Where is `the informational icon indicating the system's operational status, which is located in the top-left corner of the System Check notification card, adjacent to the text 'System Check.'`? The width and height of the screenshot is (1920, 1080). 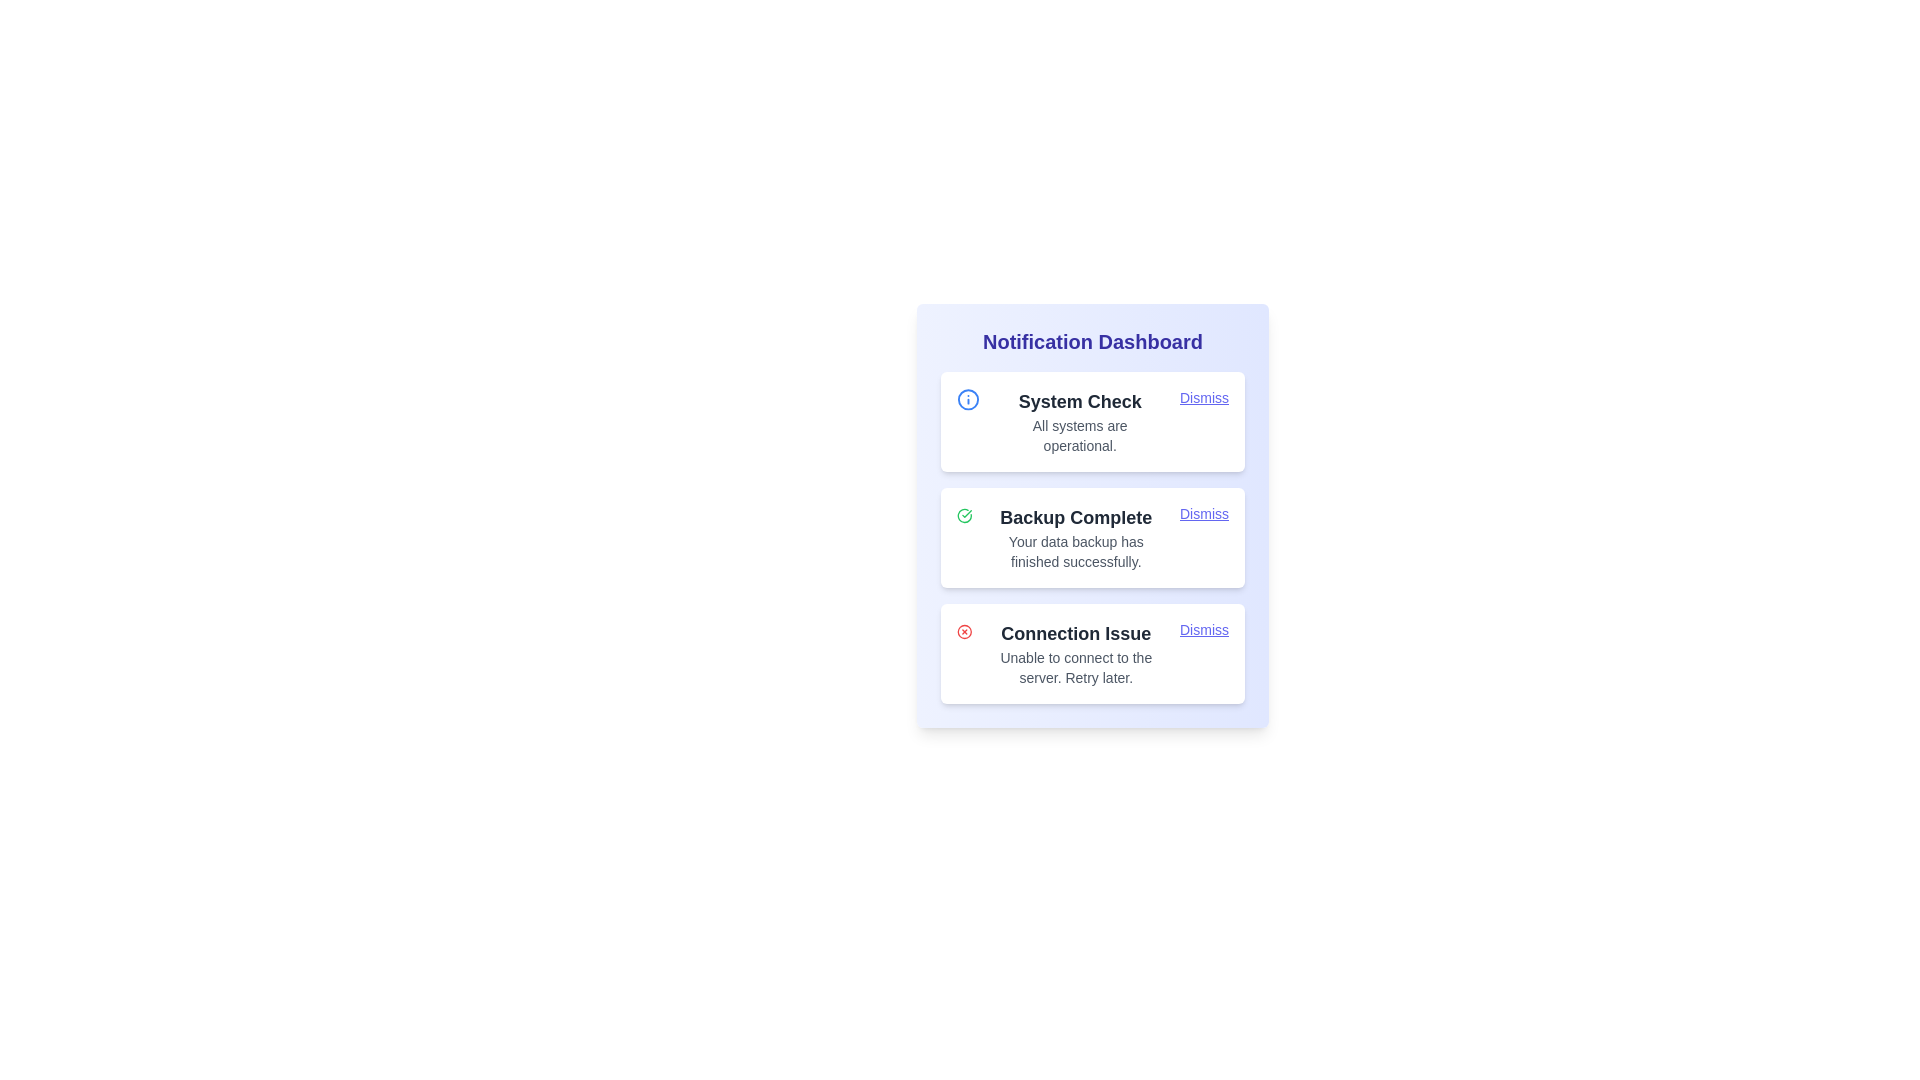
the informational icon indicating the system's operational status, which is located in the top-left corner of the System Check notification card, adjacent to the text 'System Check.' is located at coordinates (968, 400).